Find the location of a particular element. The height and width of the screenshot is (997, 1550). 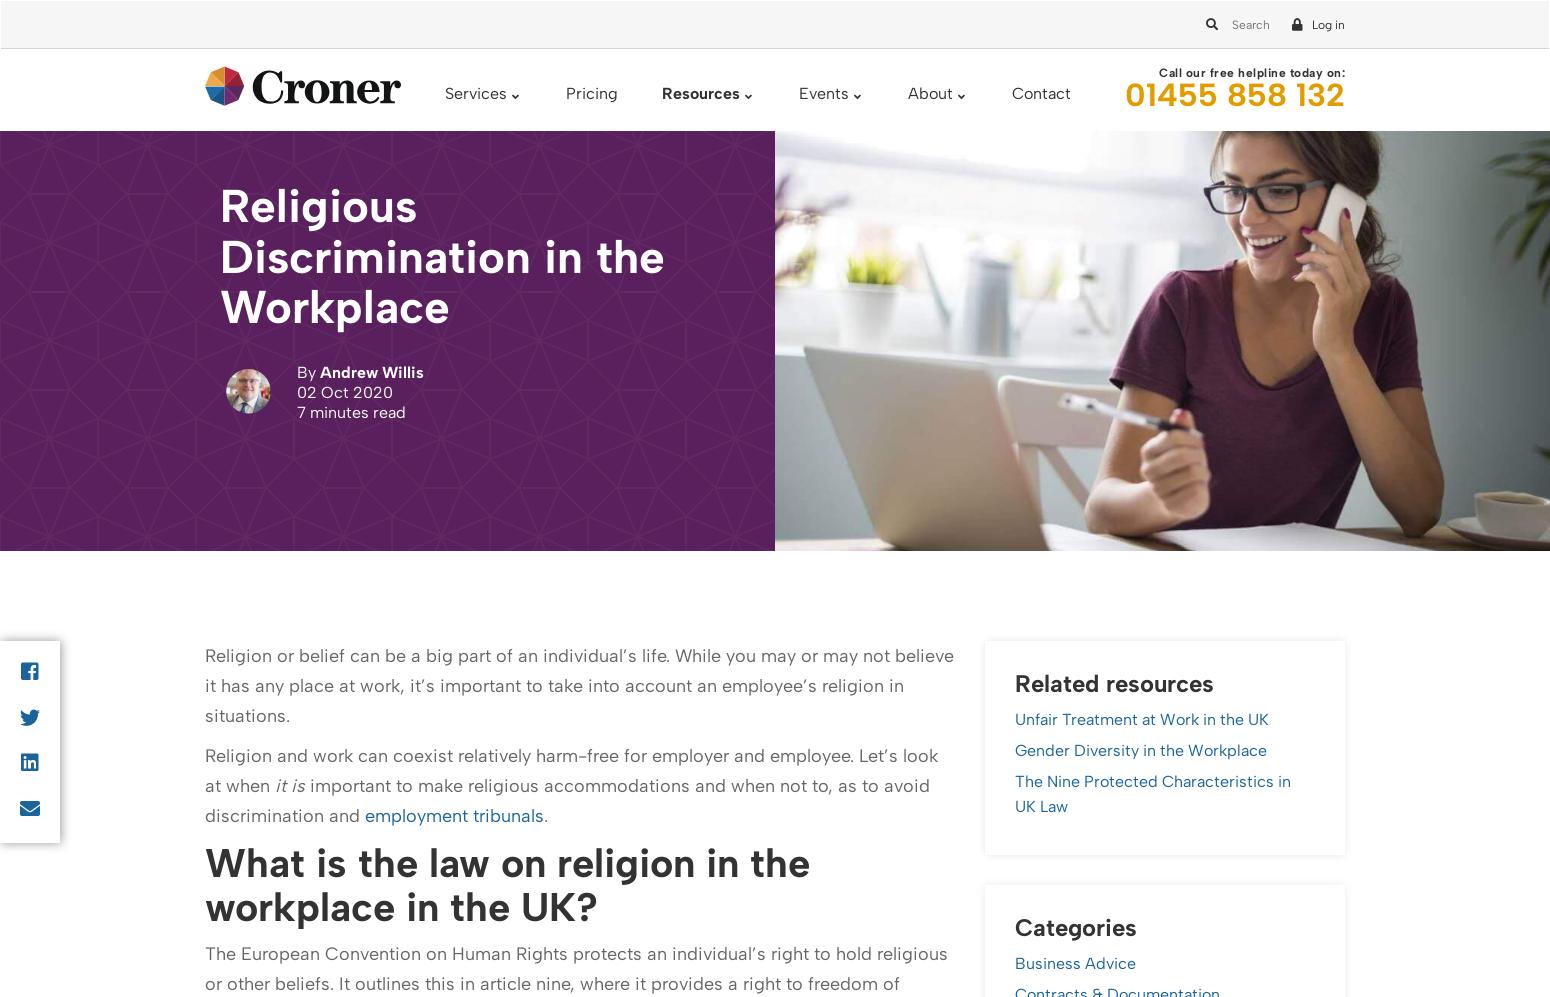

'.' is located at coordinates (451, 393).